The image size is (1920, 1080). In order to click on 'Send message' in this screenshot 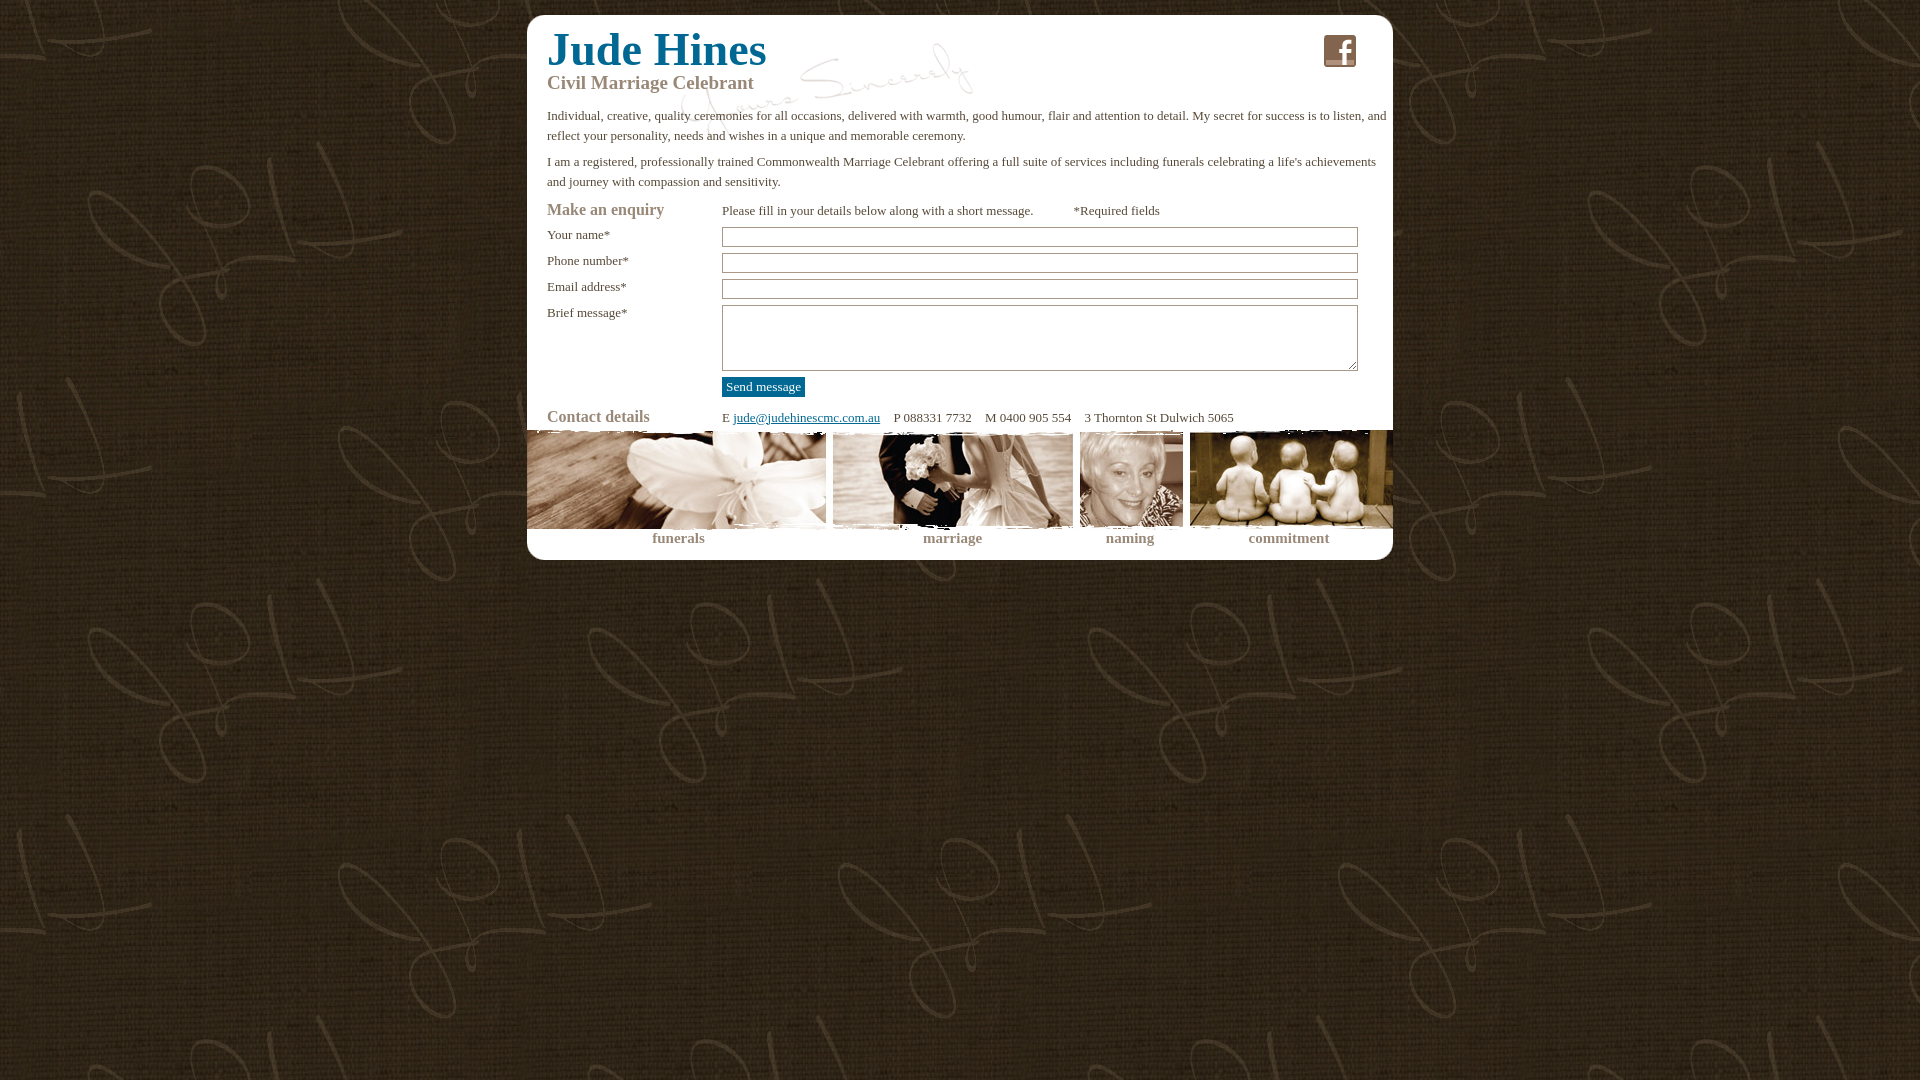, I will do `click(762, 385)`.